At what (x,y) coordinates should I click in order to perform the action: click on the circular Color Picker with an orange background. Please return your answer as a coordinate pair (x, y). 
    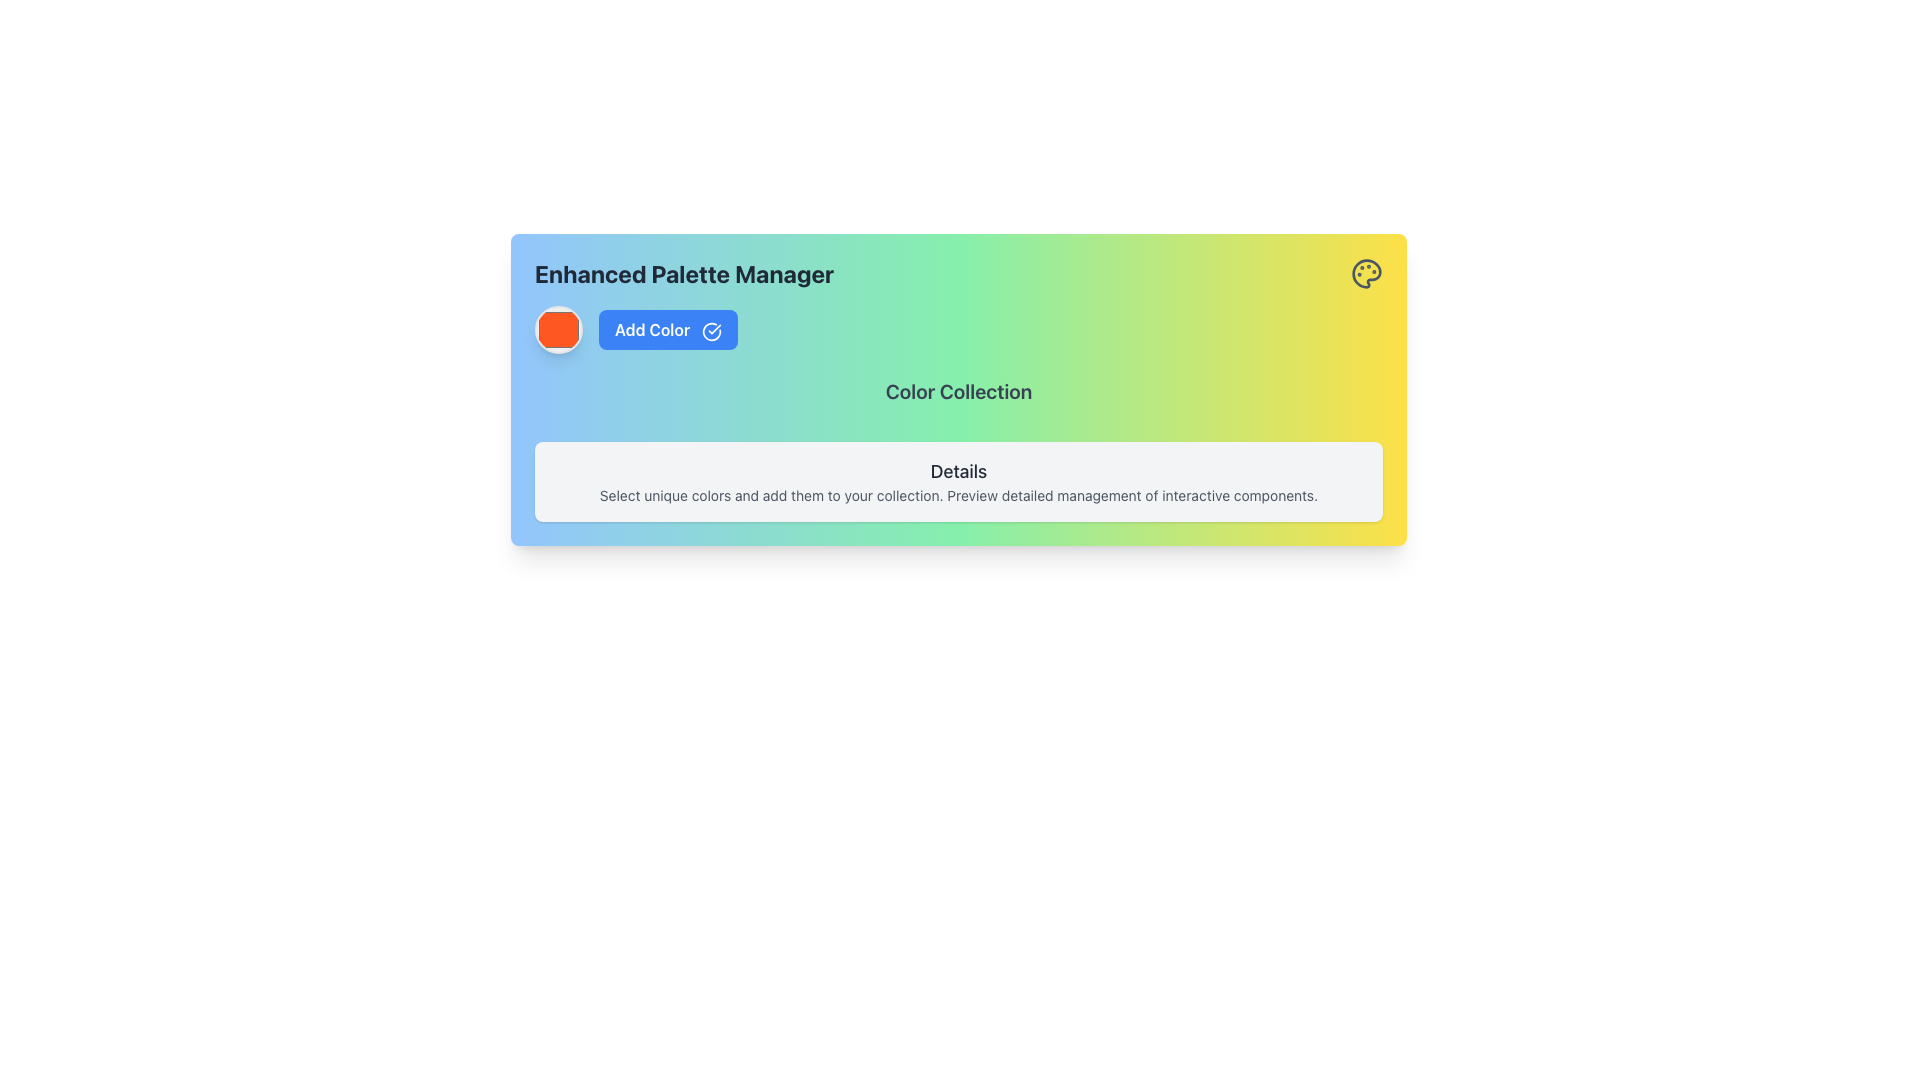
    Looking at the image, I should click on (558, 329).